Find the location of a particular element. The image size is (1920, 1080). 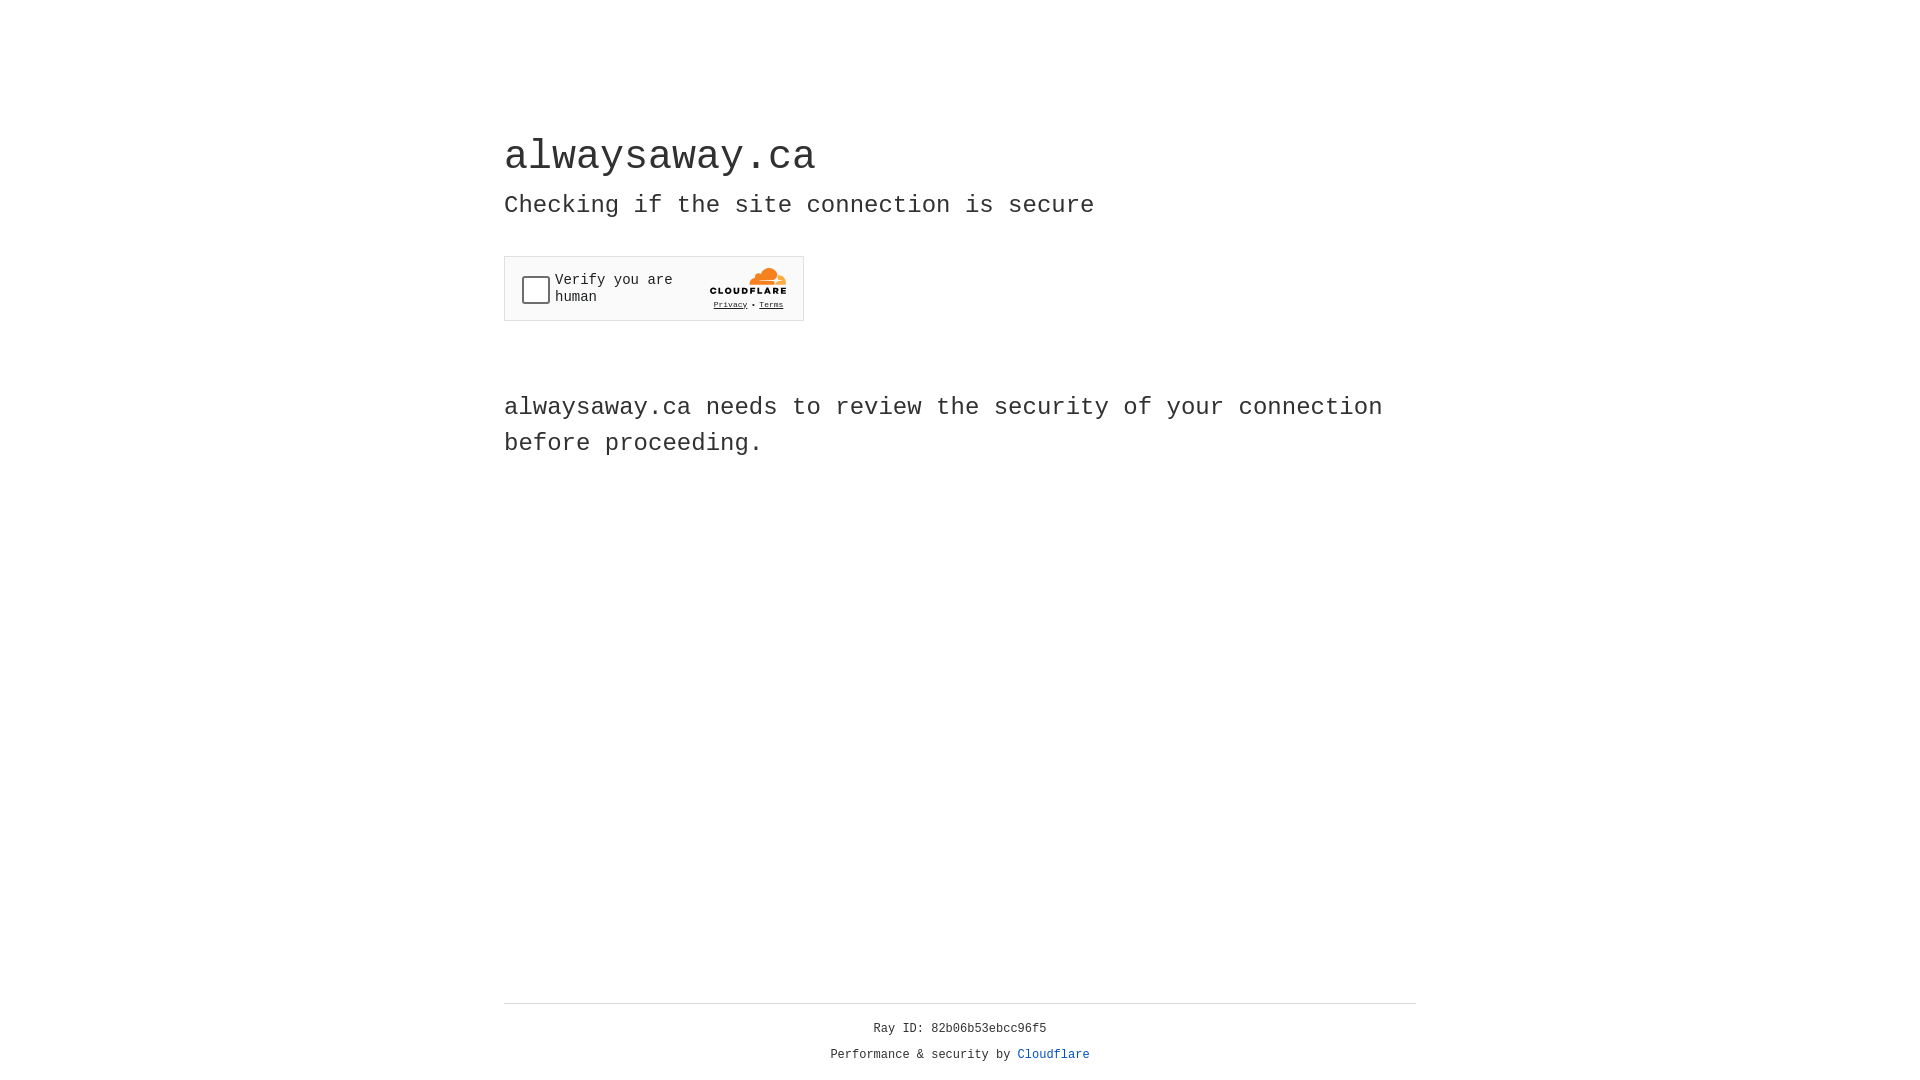

'Widget containing a Cloudflare security challenge' is located at coordinates (653, 288).